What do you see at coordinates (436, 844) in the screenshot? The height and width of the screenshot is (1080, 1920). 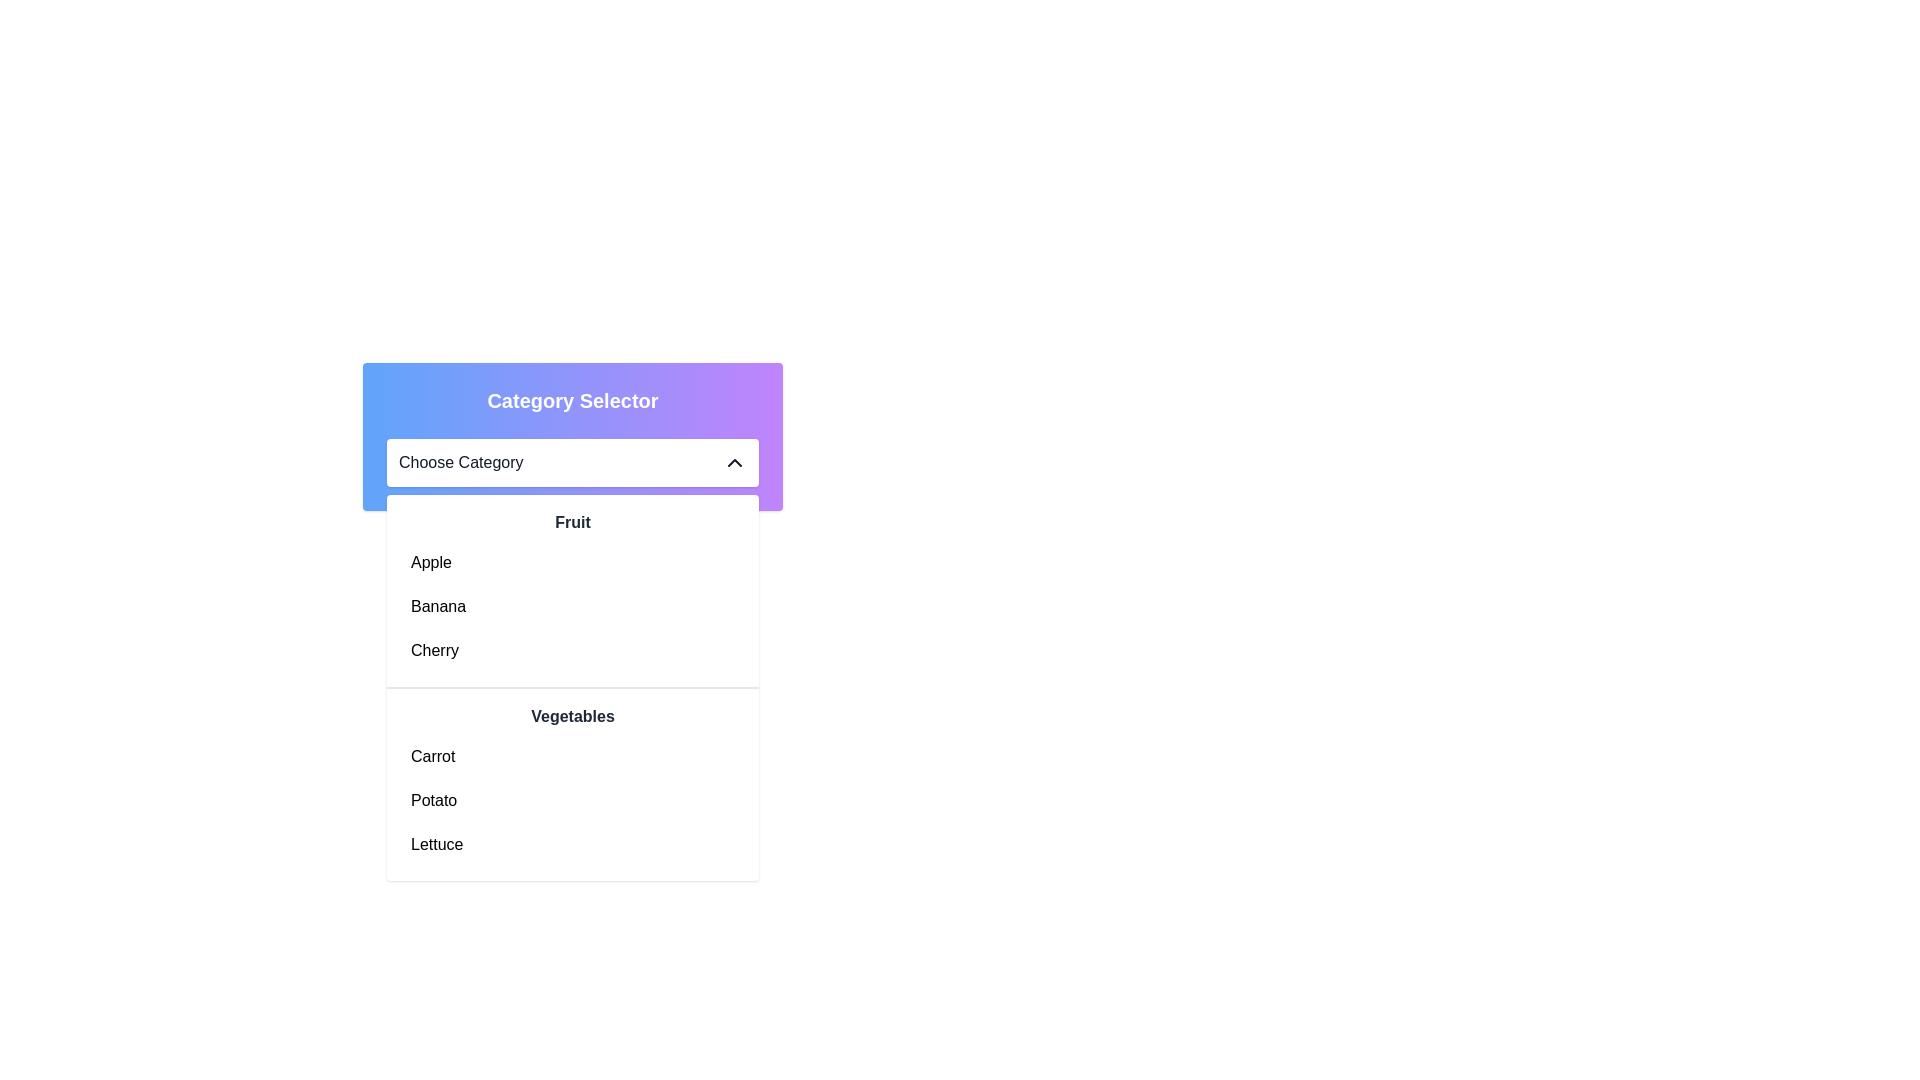 I see `the third label in the 'Vegetables' section of the dropdown list, which represents a non-interactive textual description following 'Carrot' and 'Potato'` at bounding box center [436, 844].